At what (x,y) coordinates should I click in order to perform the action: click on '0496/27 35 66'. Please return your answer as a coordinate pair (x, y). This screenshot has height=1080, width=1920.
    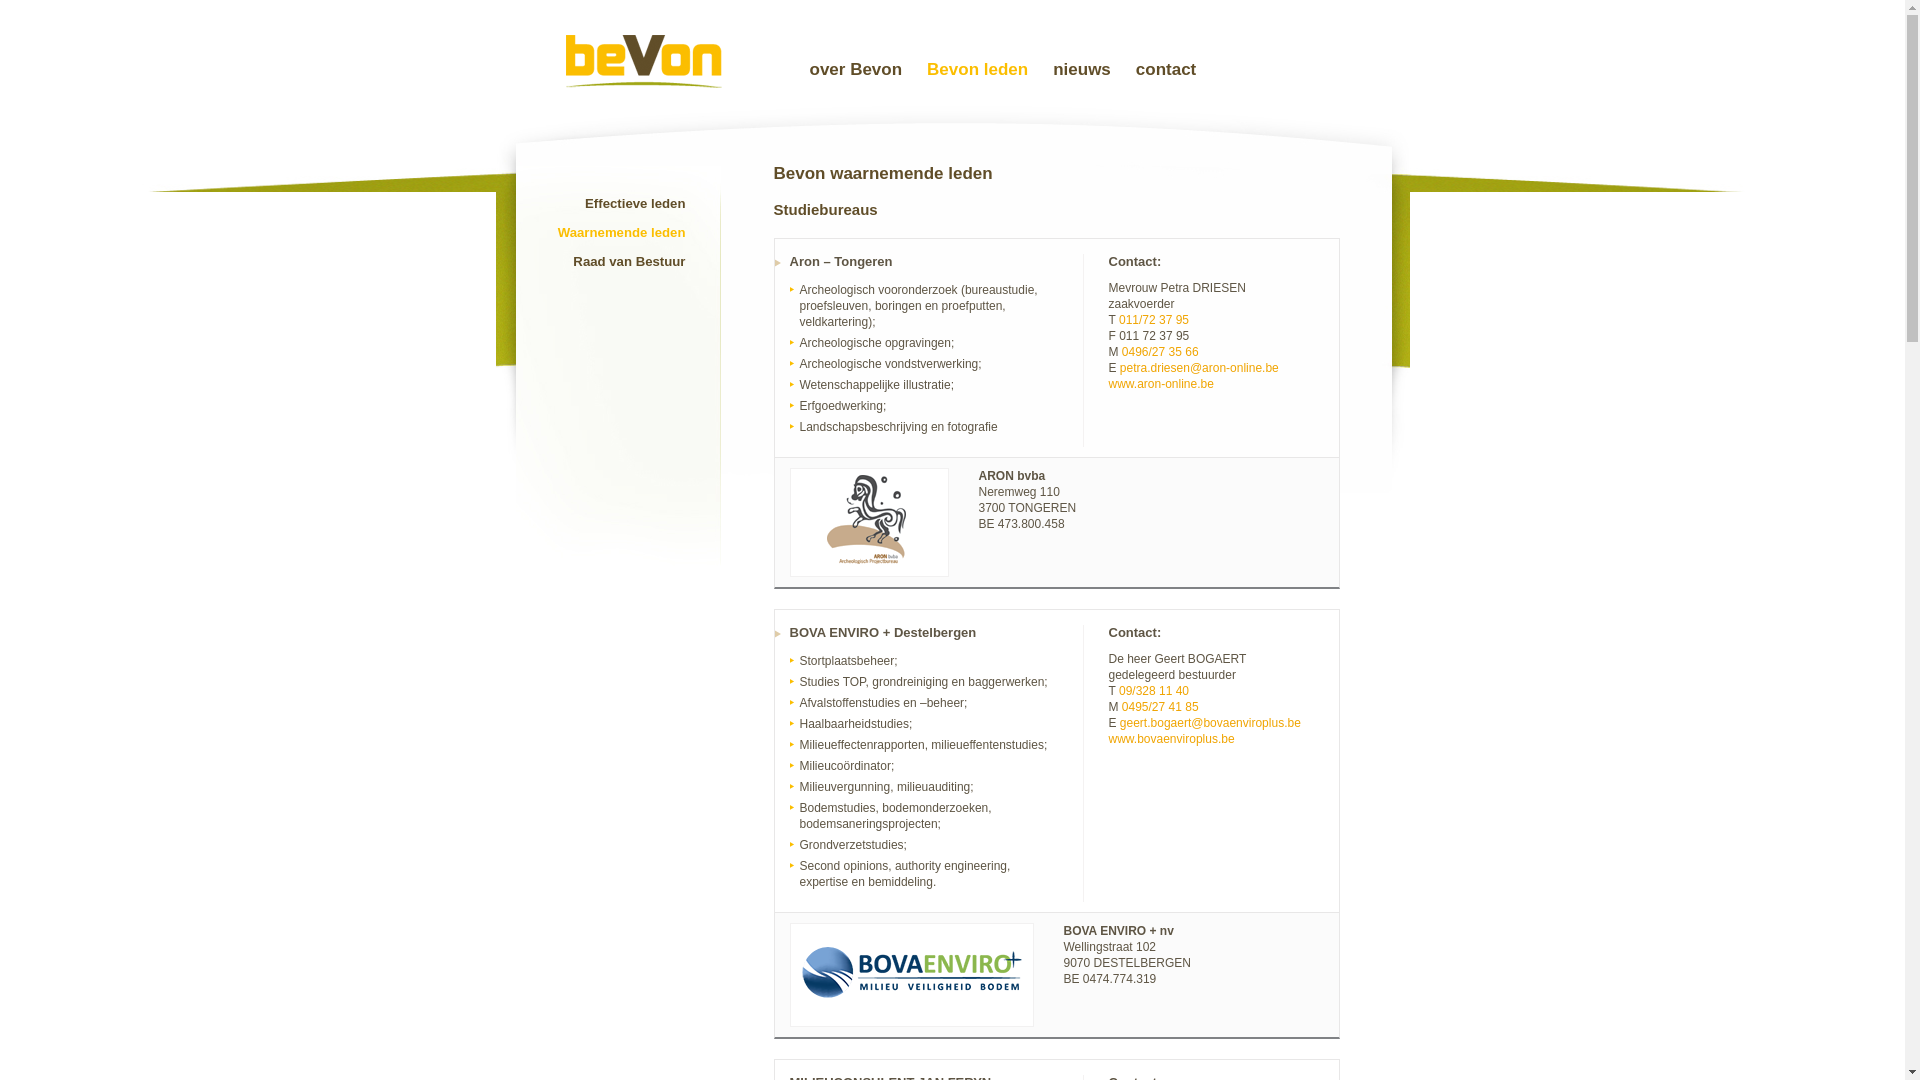
    Looking at the image, I should click on (1122, 350).